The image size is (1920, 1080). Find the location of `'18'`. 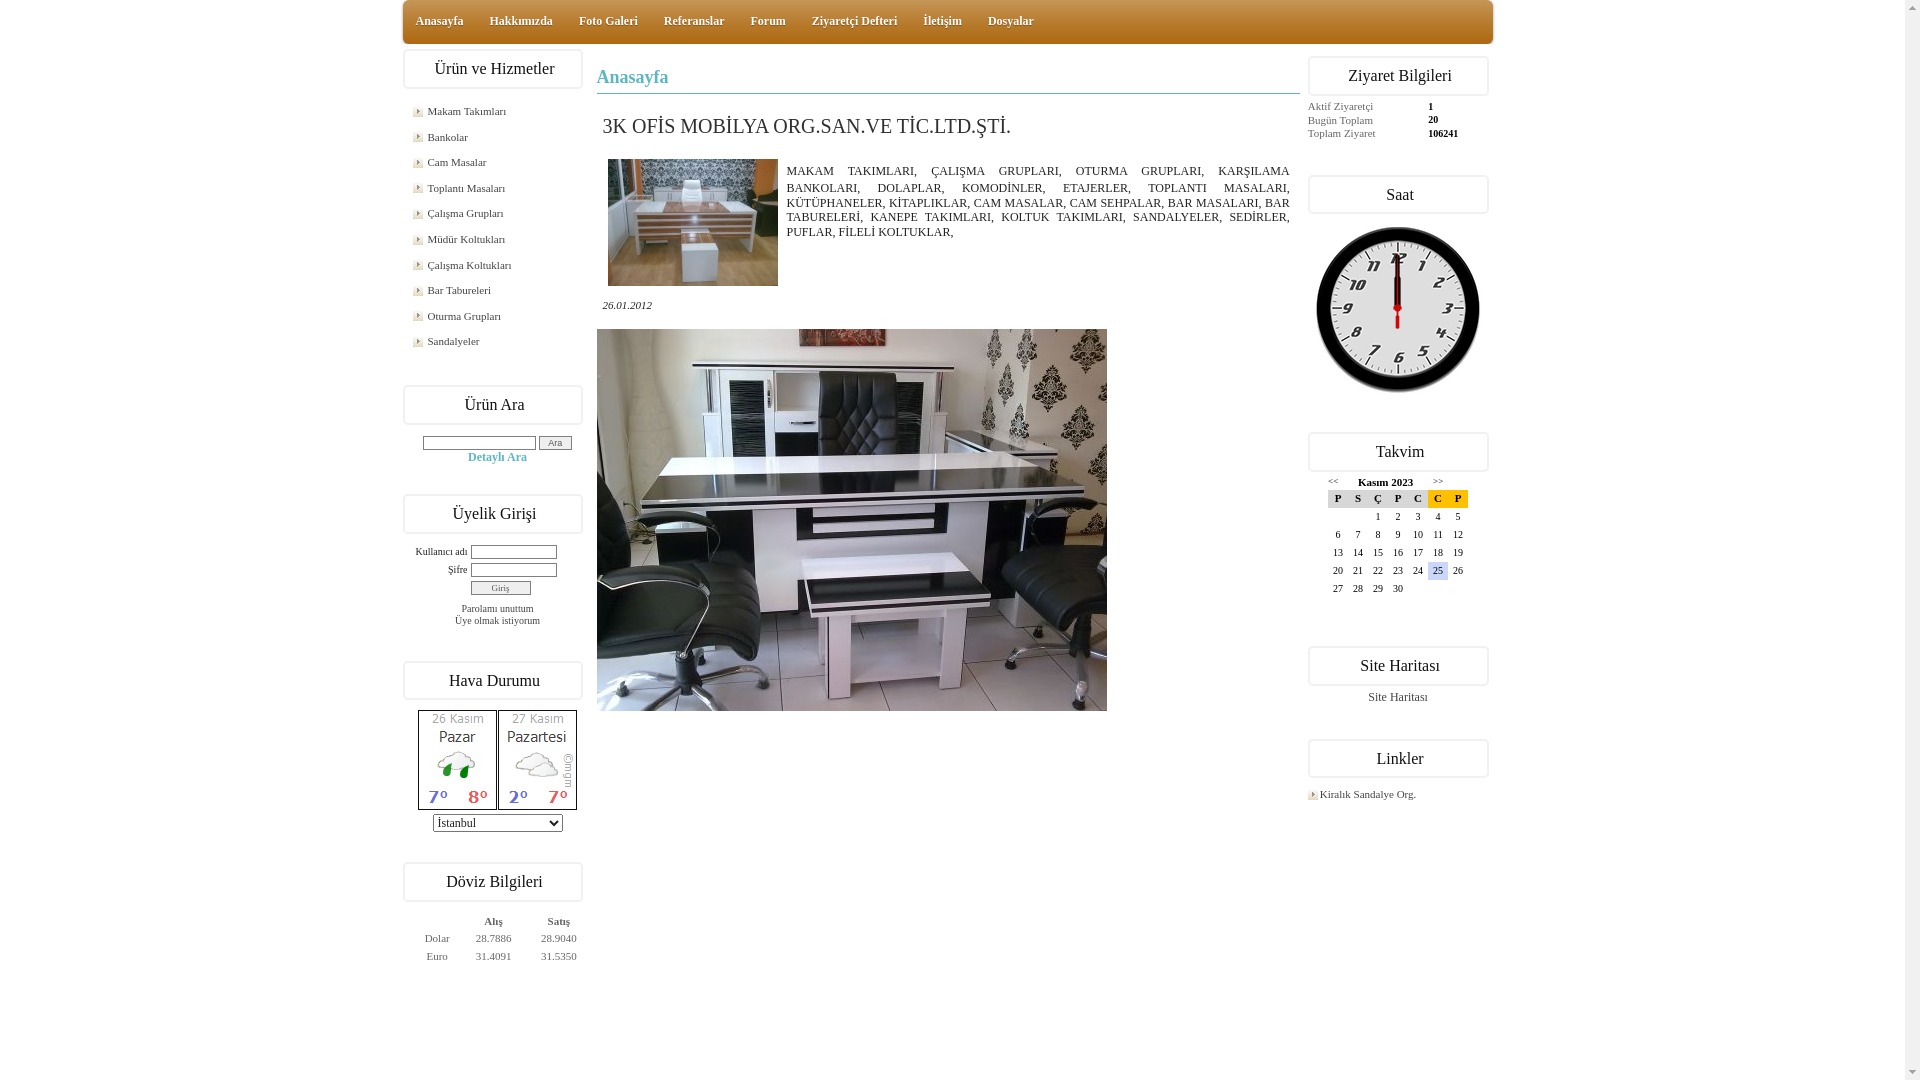

'18' is located at coordinates (1437, 552).